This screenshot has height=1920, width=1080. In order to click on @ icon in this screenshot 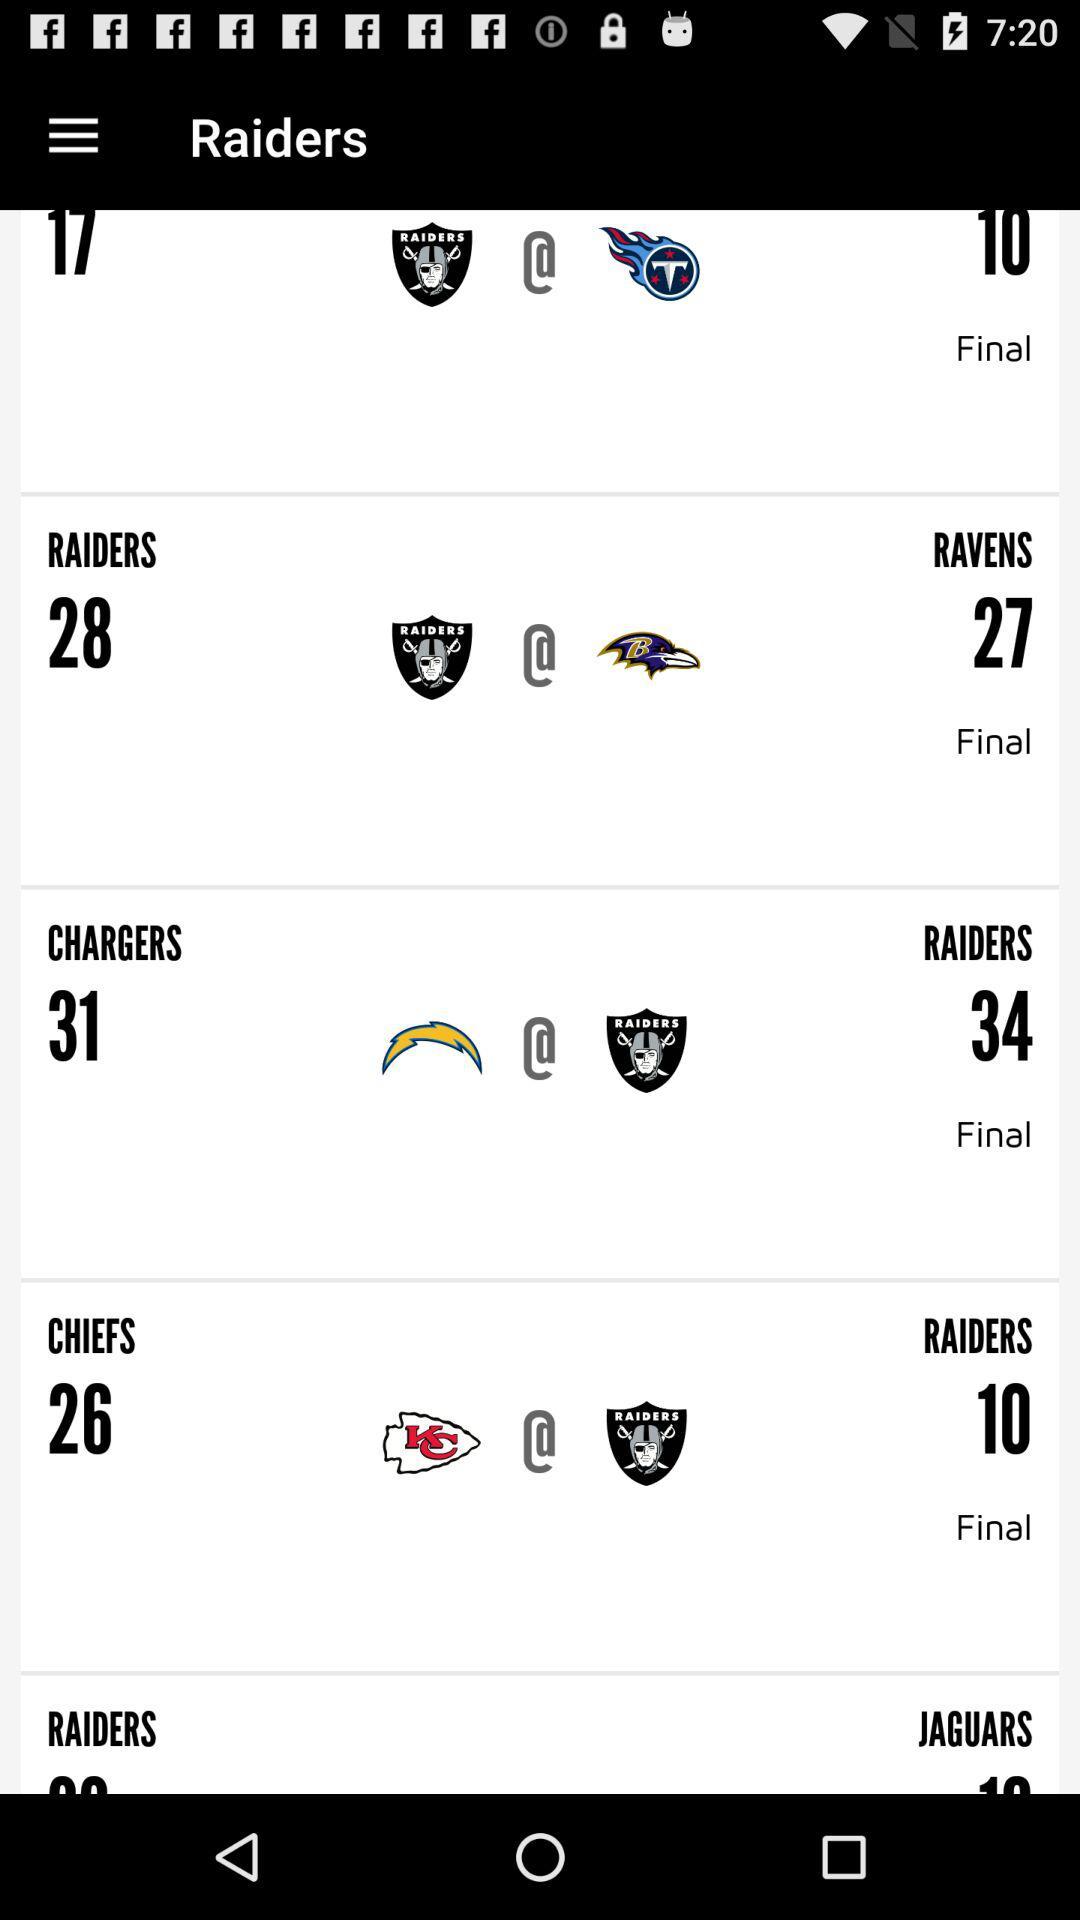, I will do `click(538, 1443)`.